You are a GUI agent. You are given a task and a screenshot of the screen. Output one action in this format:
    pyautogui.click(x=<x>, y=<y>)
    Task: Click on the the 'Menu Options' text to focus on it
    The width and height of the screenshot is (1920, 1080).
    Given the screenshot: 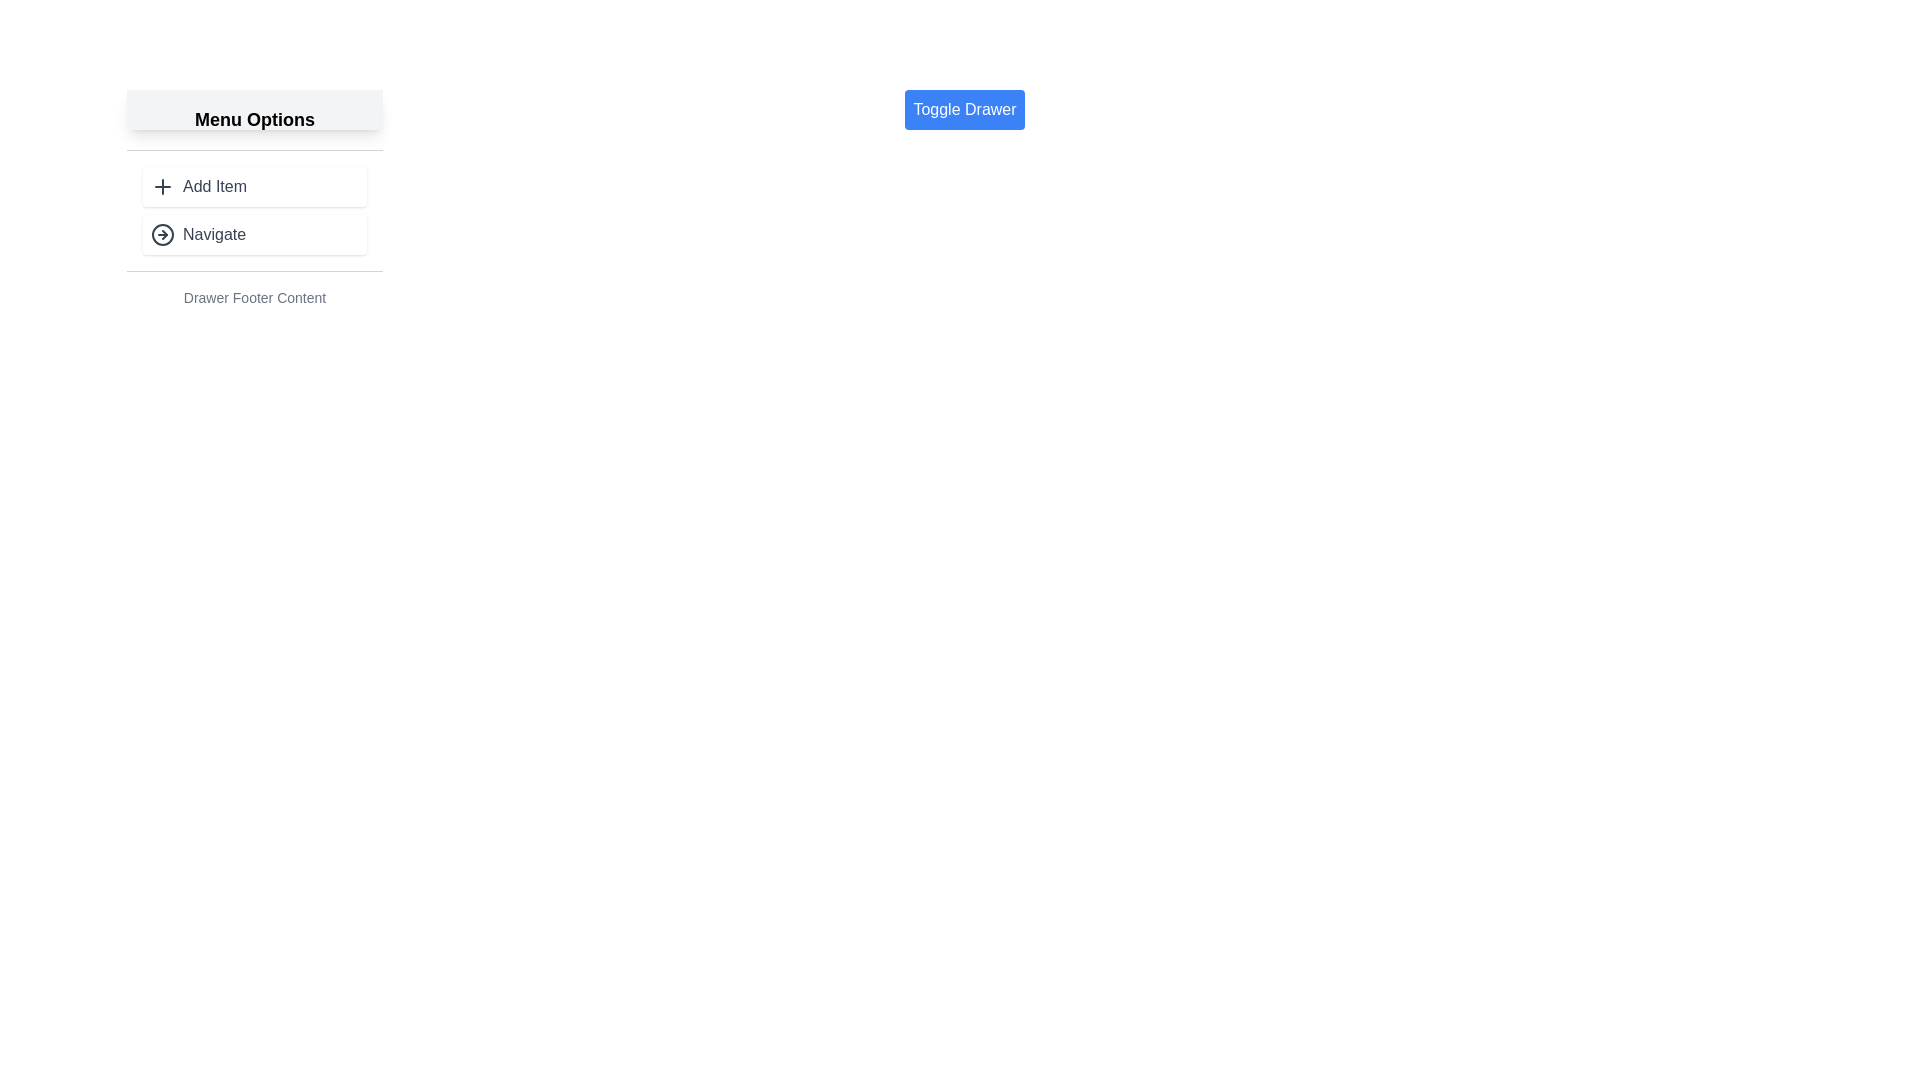 What is the action you would take?
    pyautogui.click(x=253, y=119)
    